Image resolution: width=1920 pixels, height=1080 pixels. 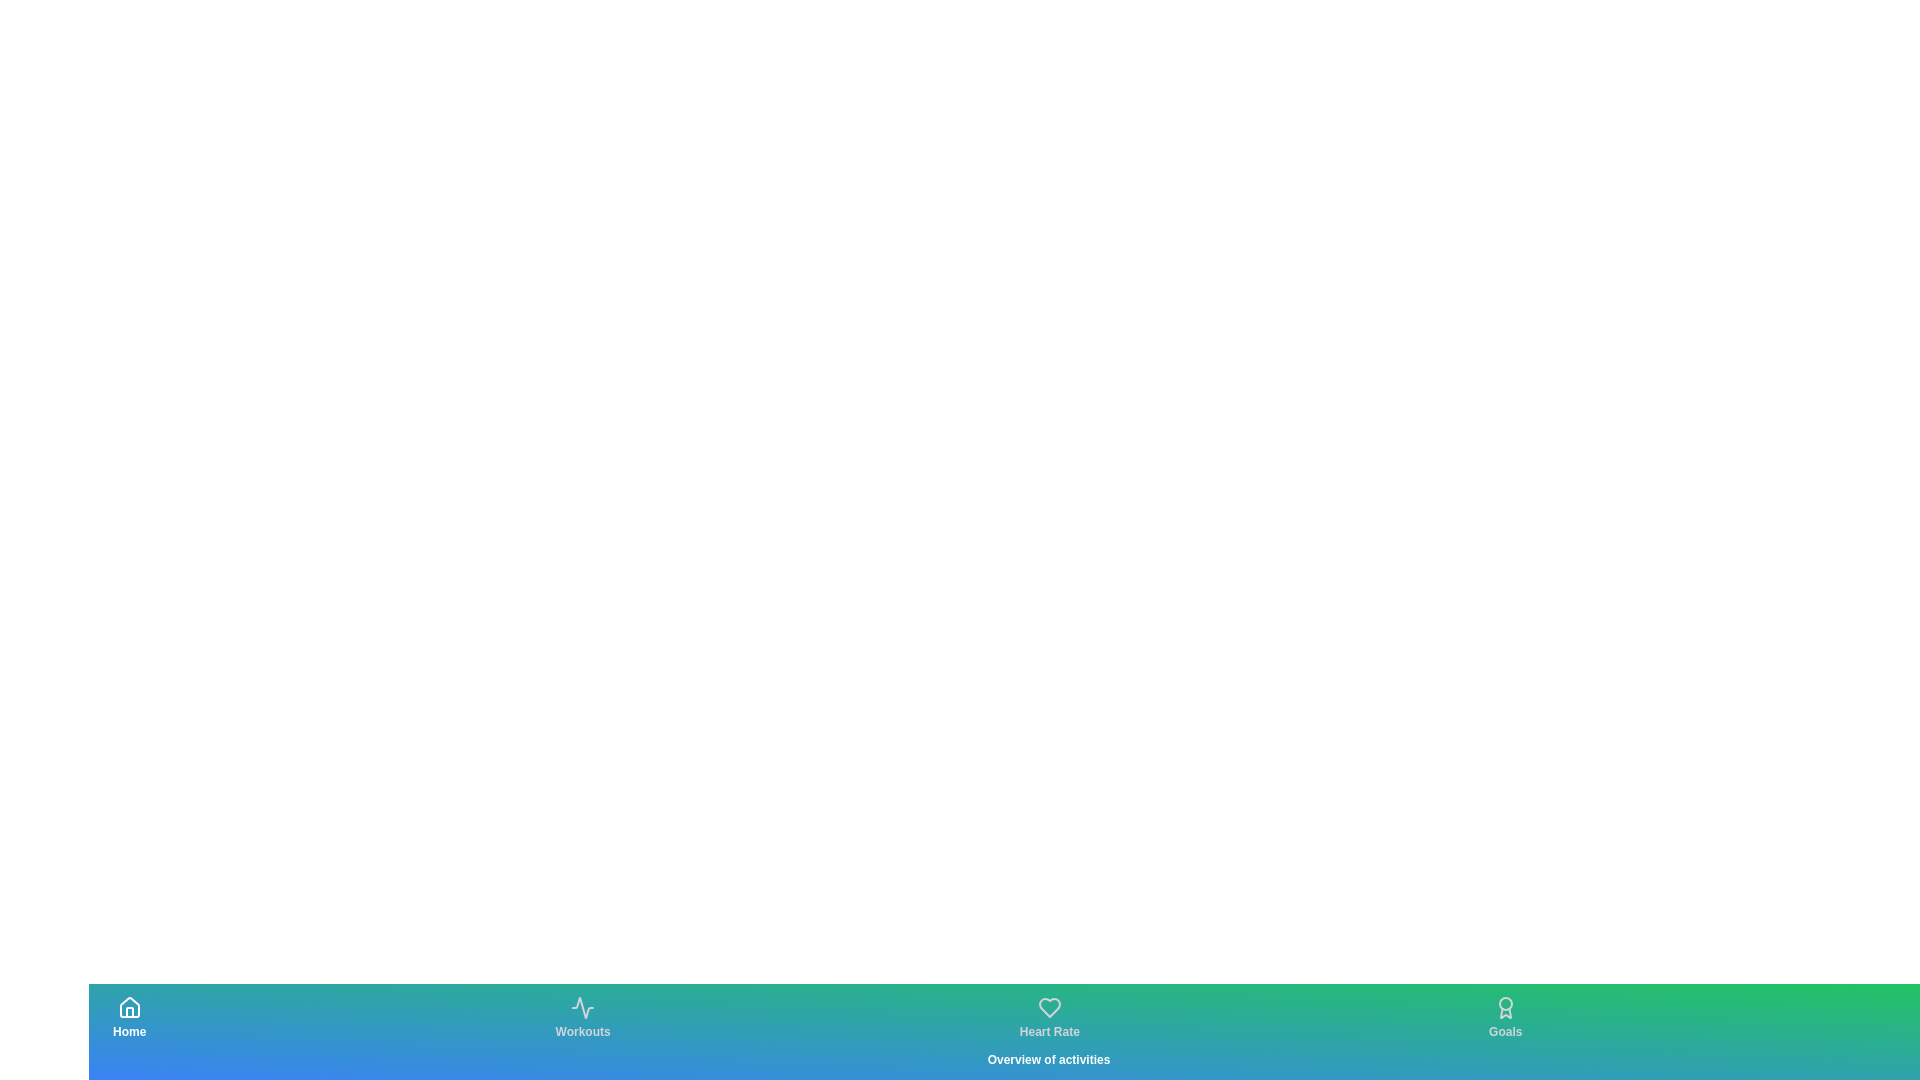 I want to click on the tab labeled Home to view its hover effect, so click(x=128, y=1018).